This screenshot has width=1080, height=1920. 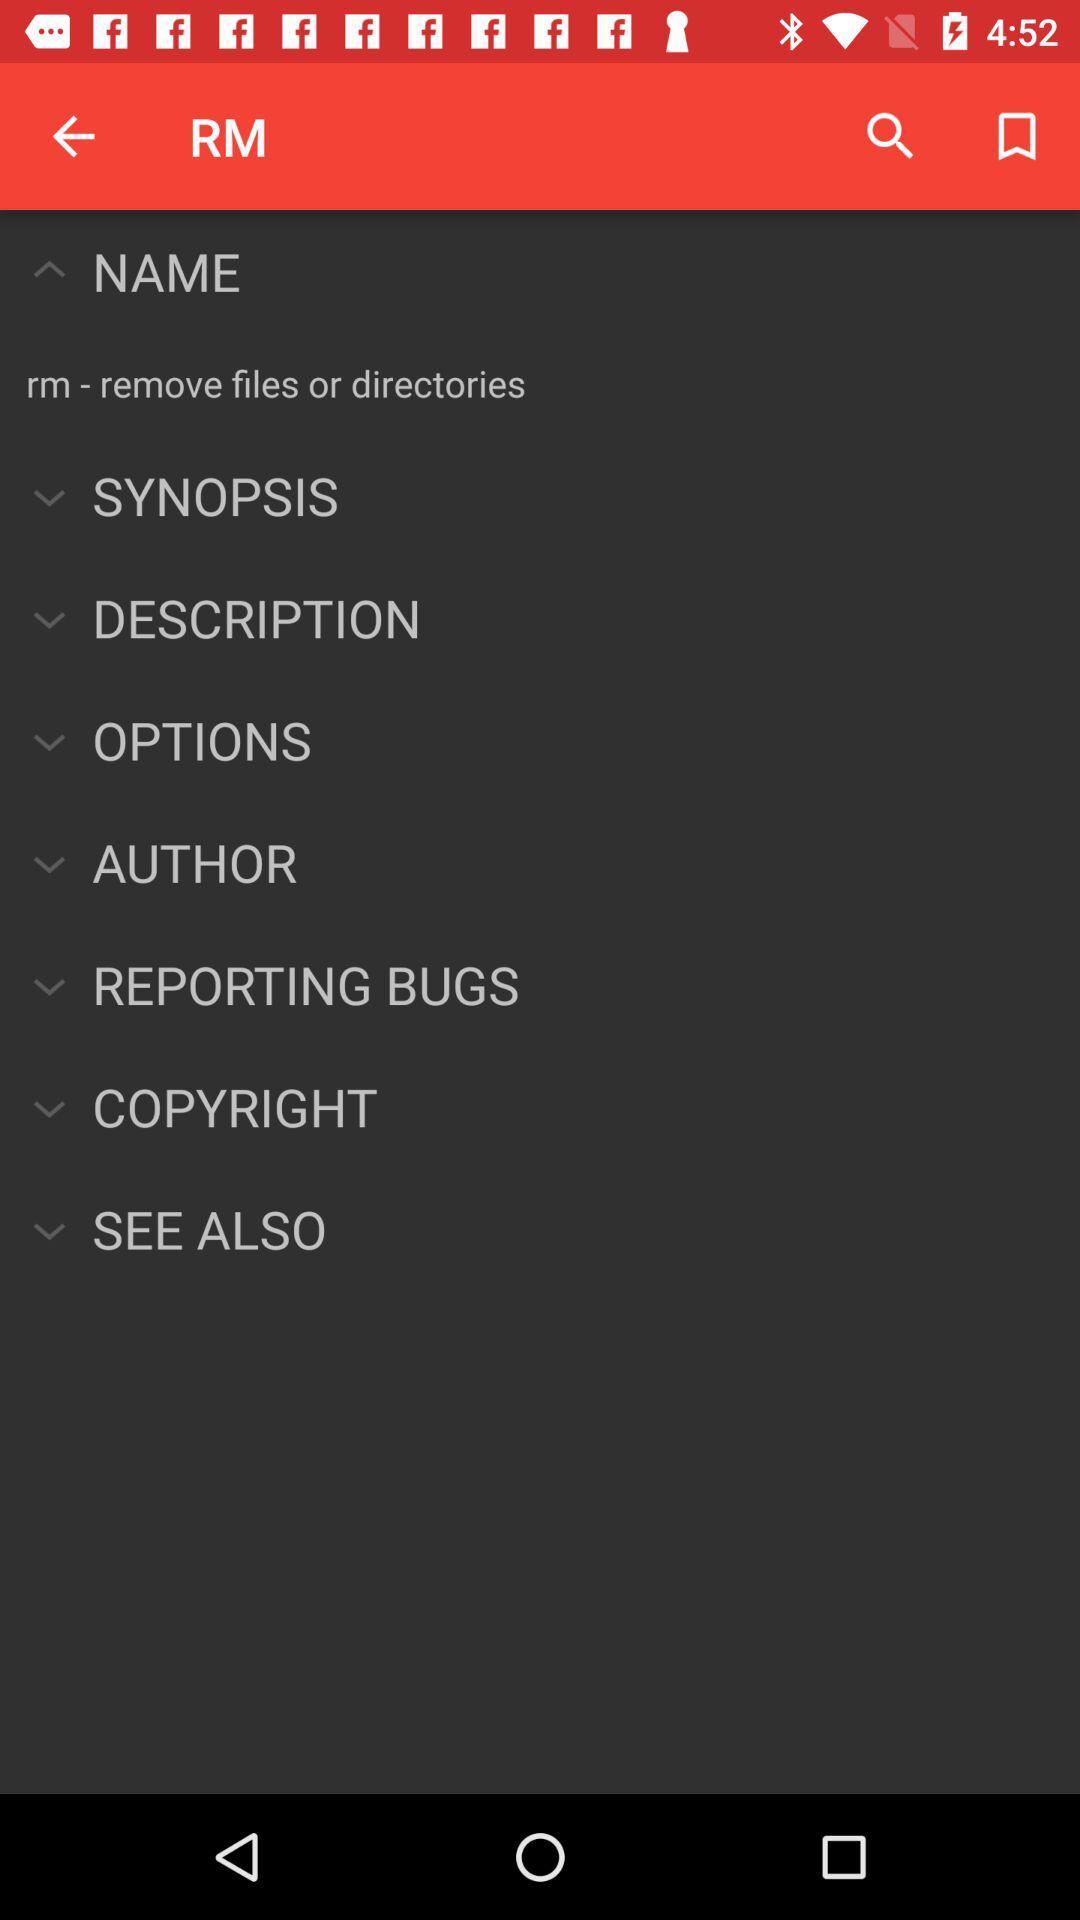 What do you see at coordinates (890, 135) in the screenshot?
I see `the item next to rm icon` at bounding box center [890, 135].